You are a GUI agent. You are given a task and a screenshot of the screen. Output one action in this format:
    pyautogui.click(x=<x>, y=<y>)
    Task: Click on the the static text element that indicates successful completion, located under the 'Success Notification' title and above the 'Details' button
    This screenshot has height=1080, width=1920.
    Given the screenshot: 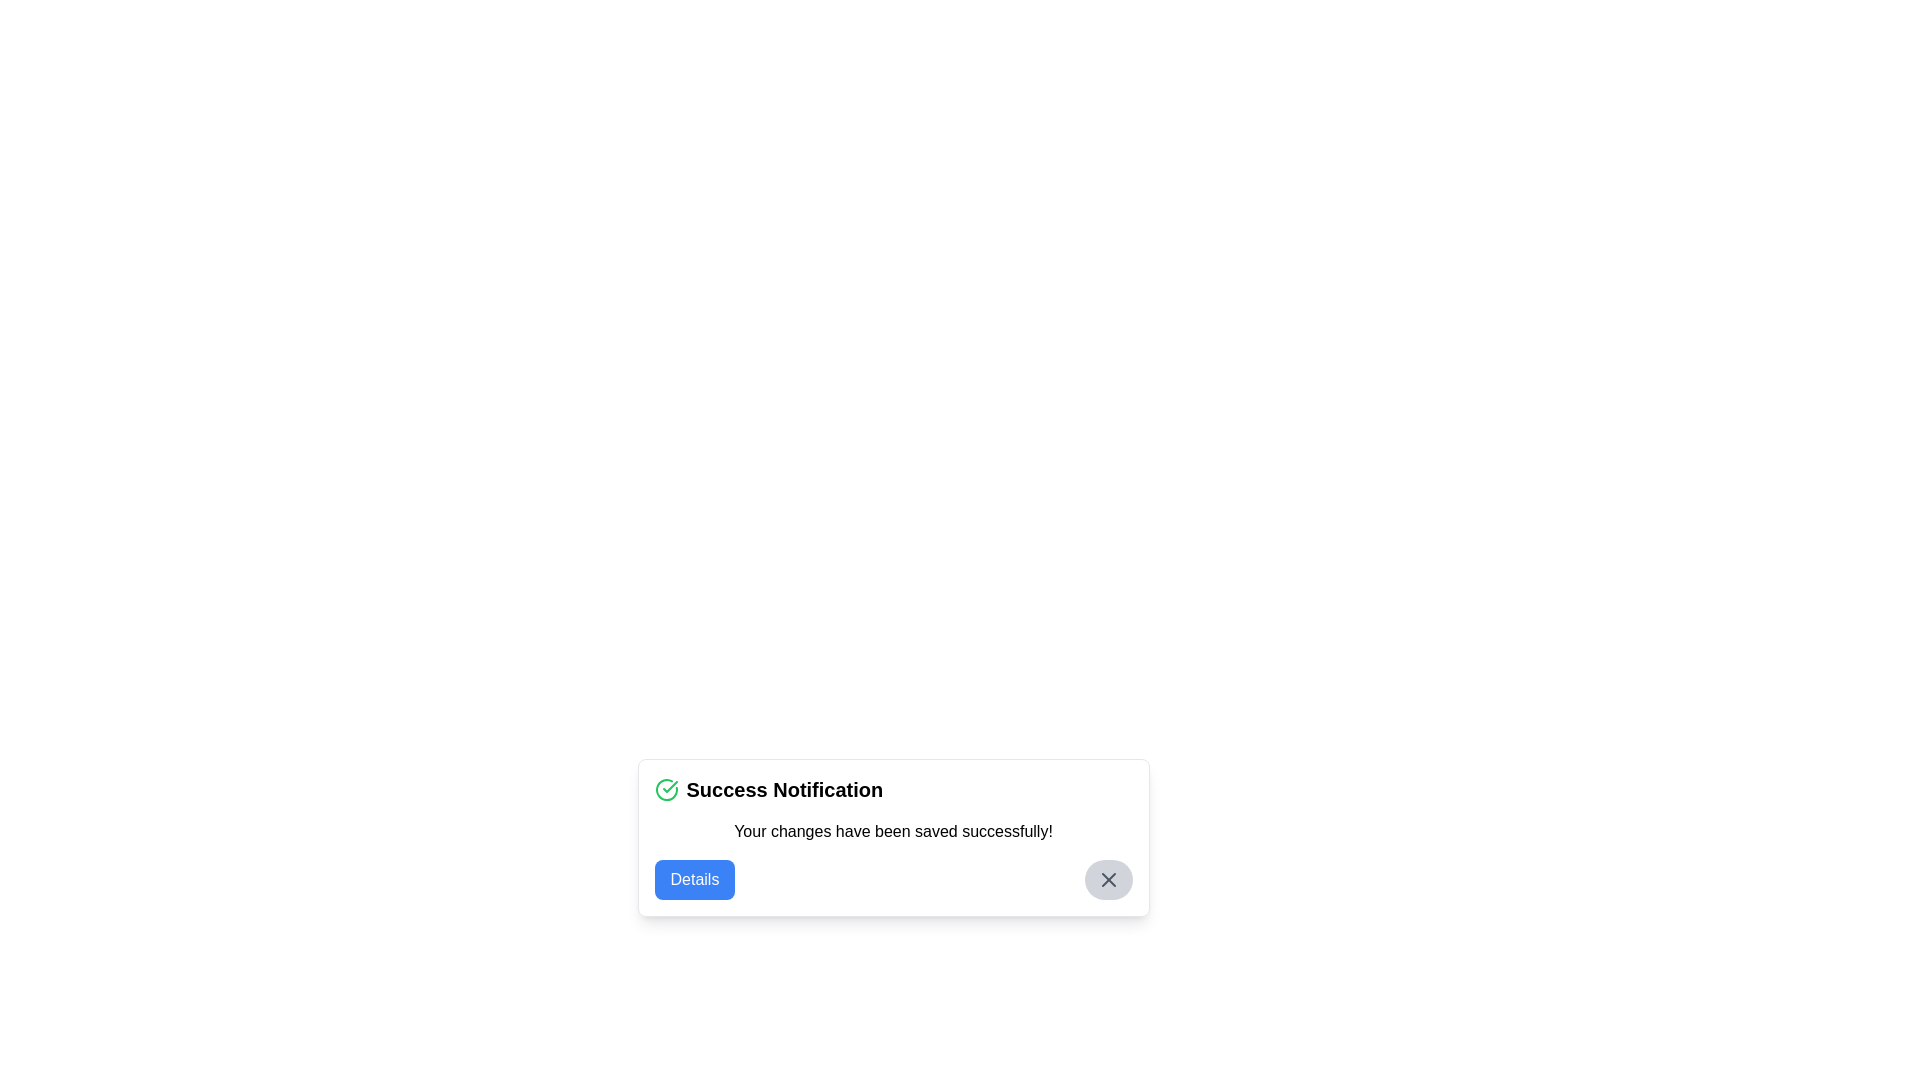 What is the action you would take?
    pyautogui.click(x=892, y=832)
    